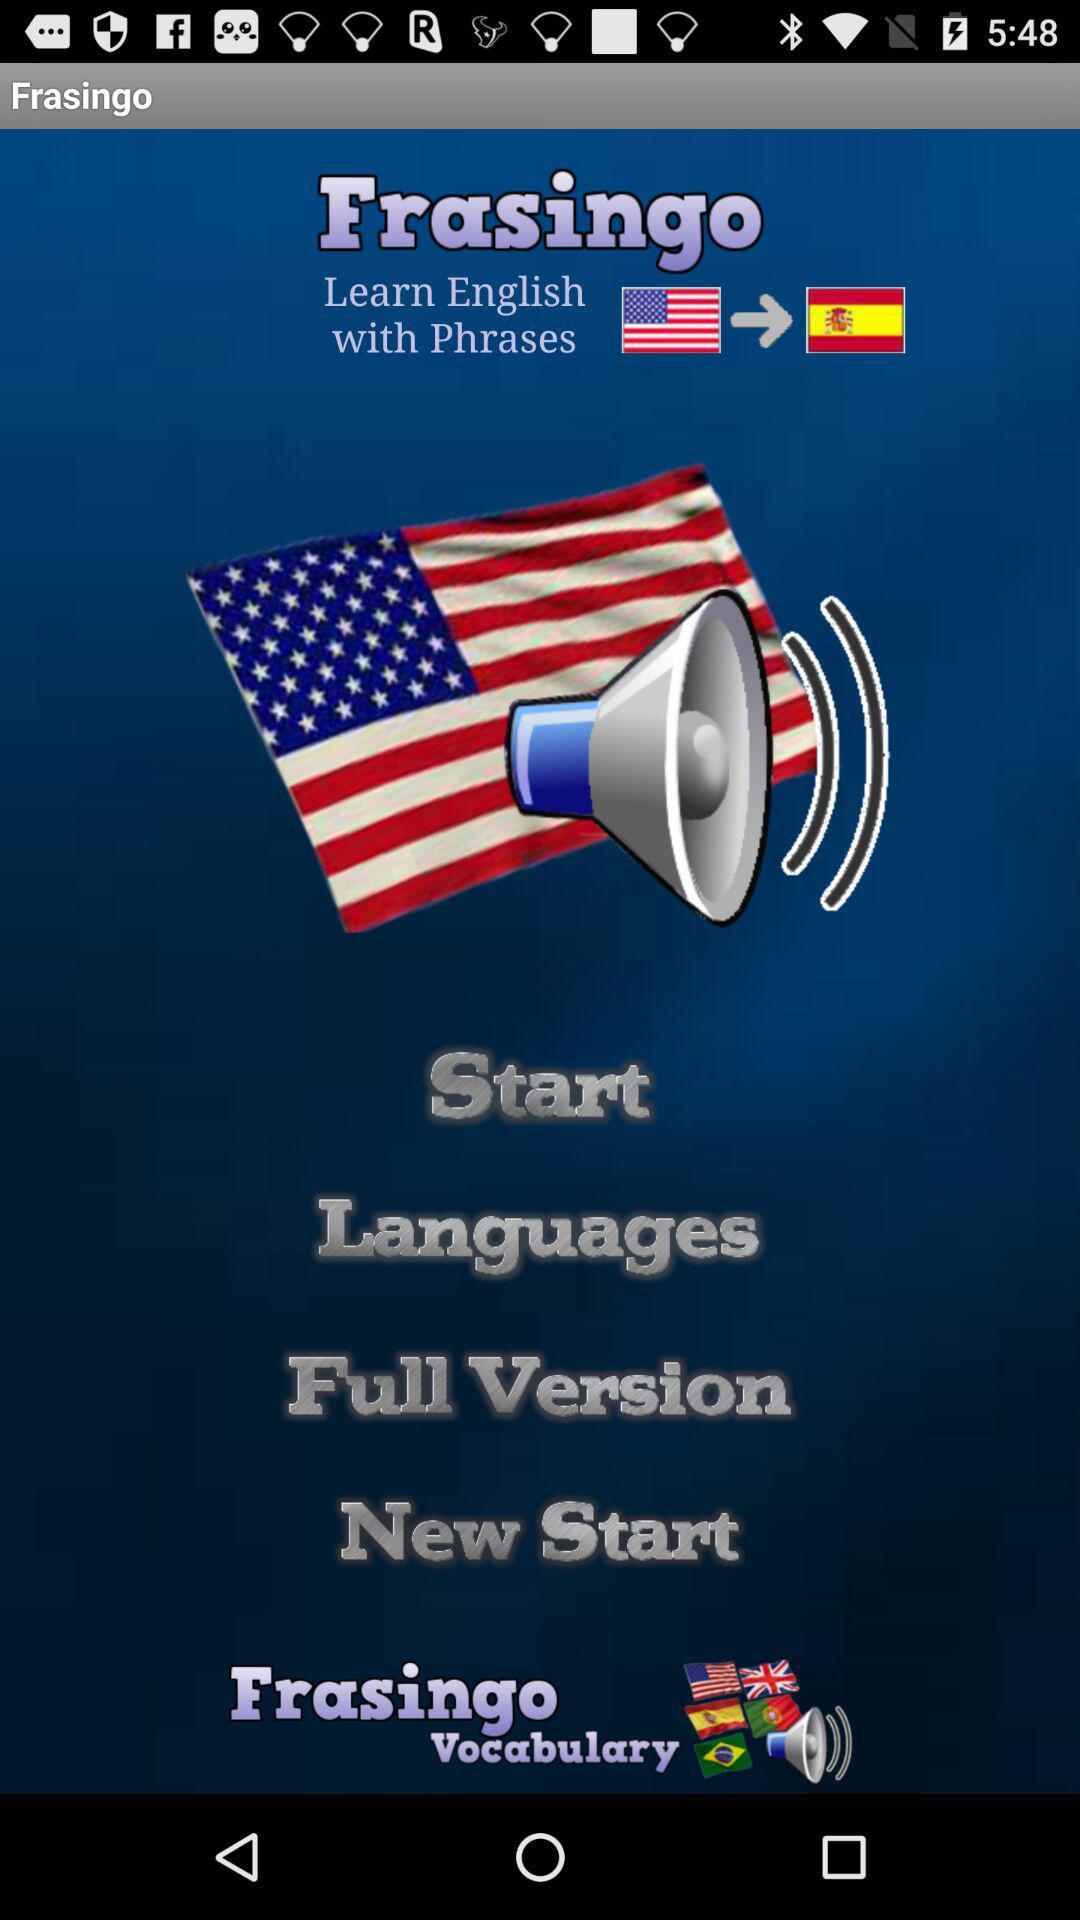 The image size is (1080, 1920). I want to click on the image above start, so click(538, 711).